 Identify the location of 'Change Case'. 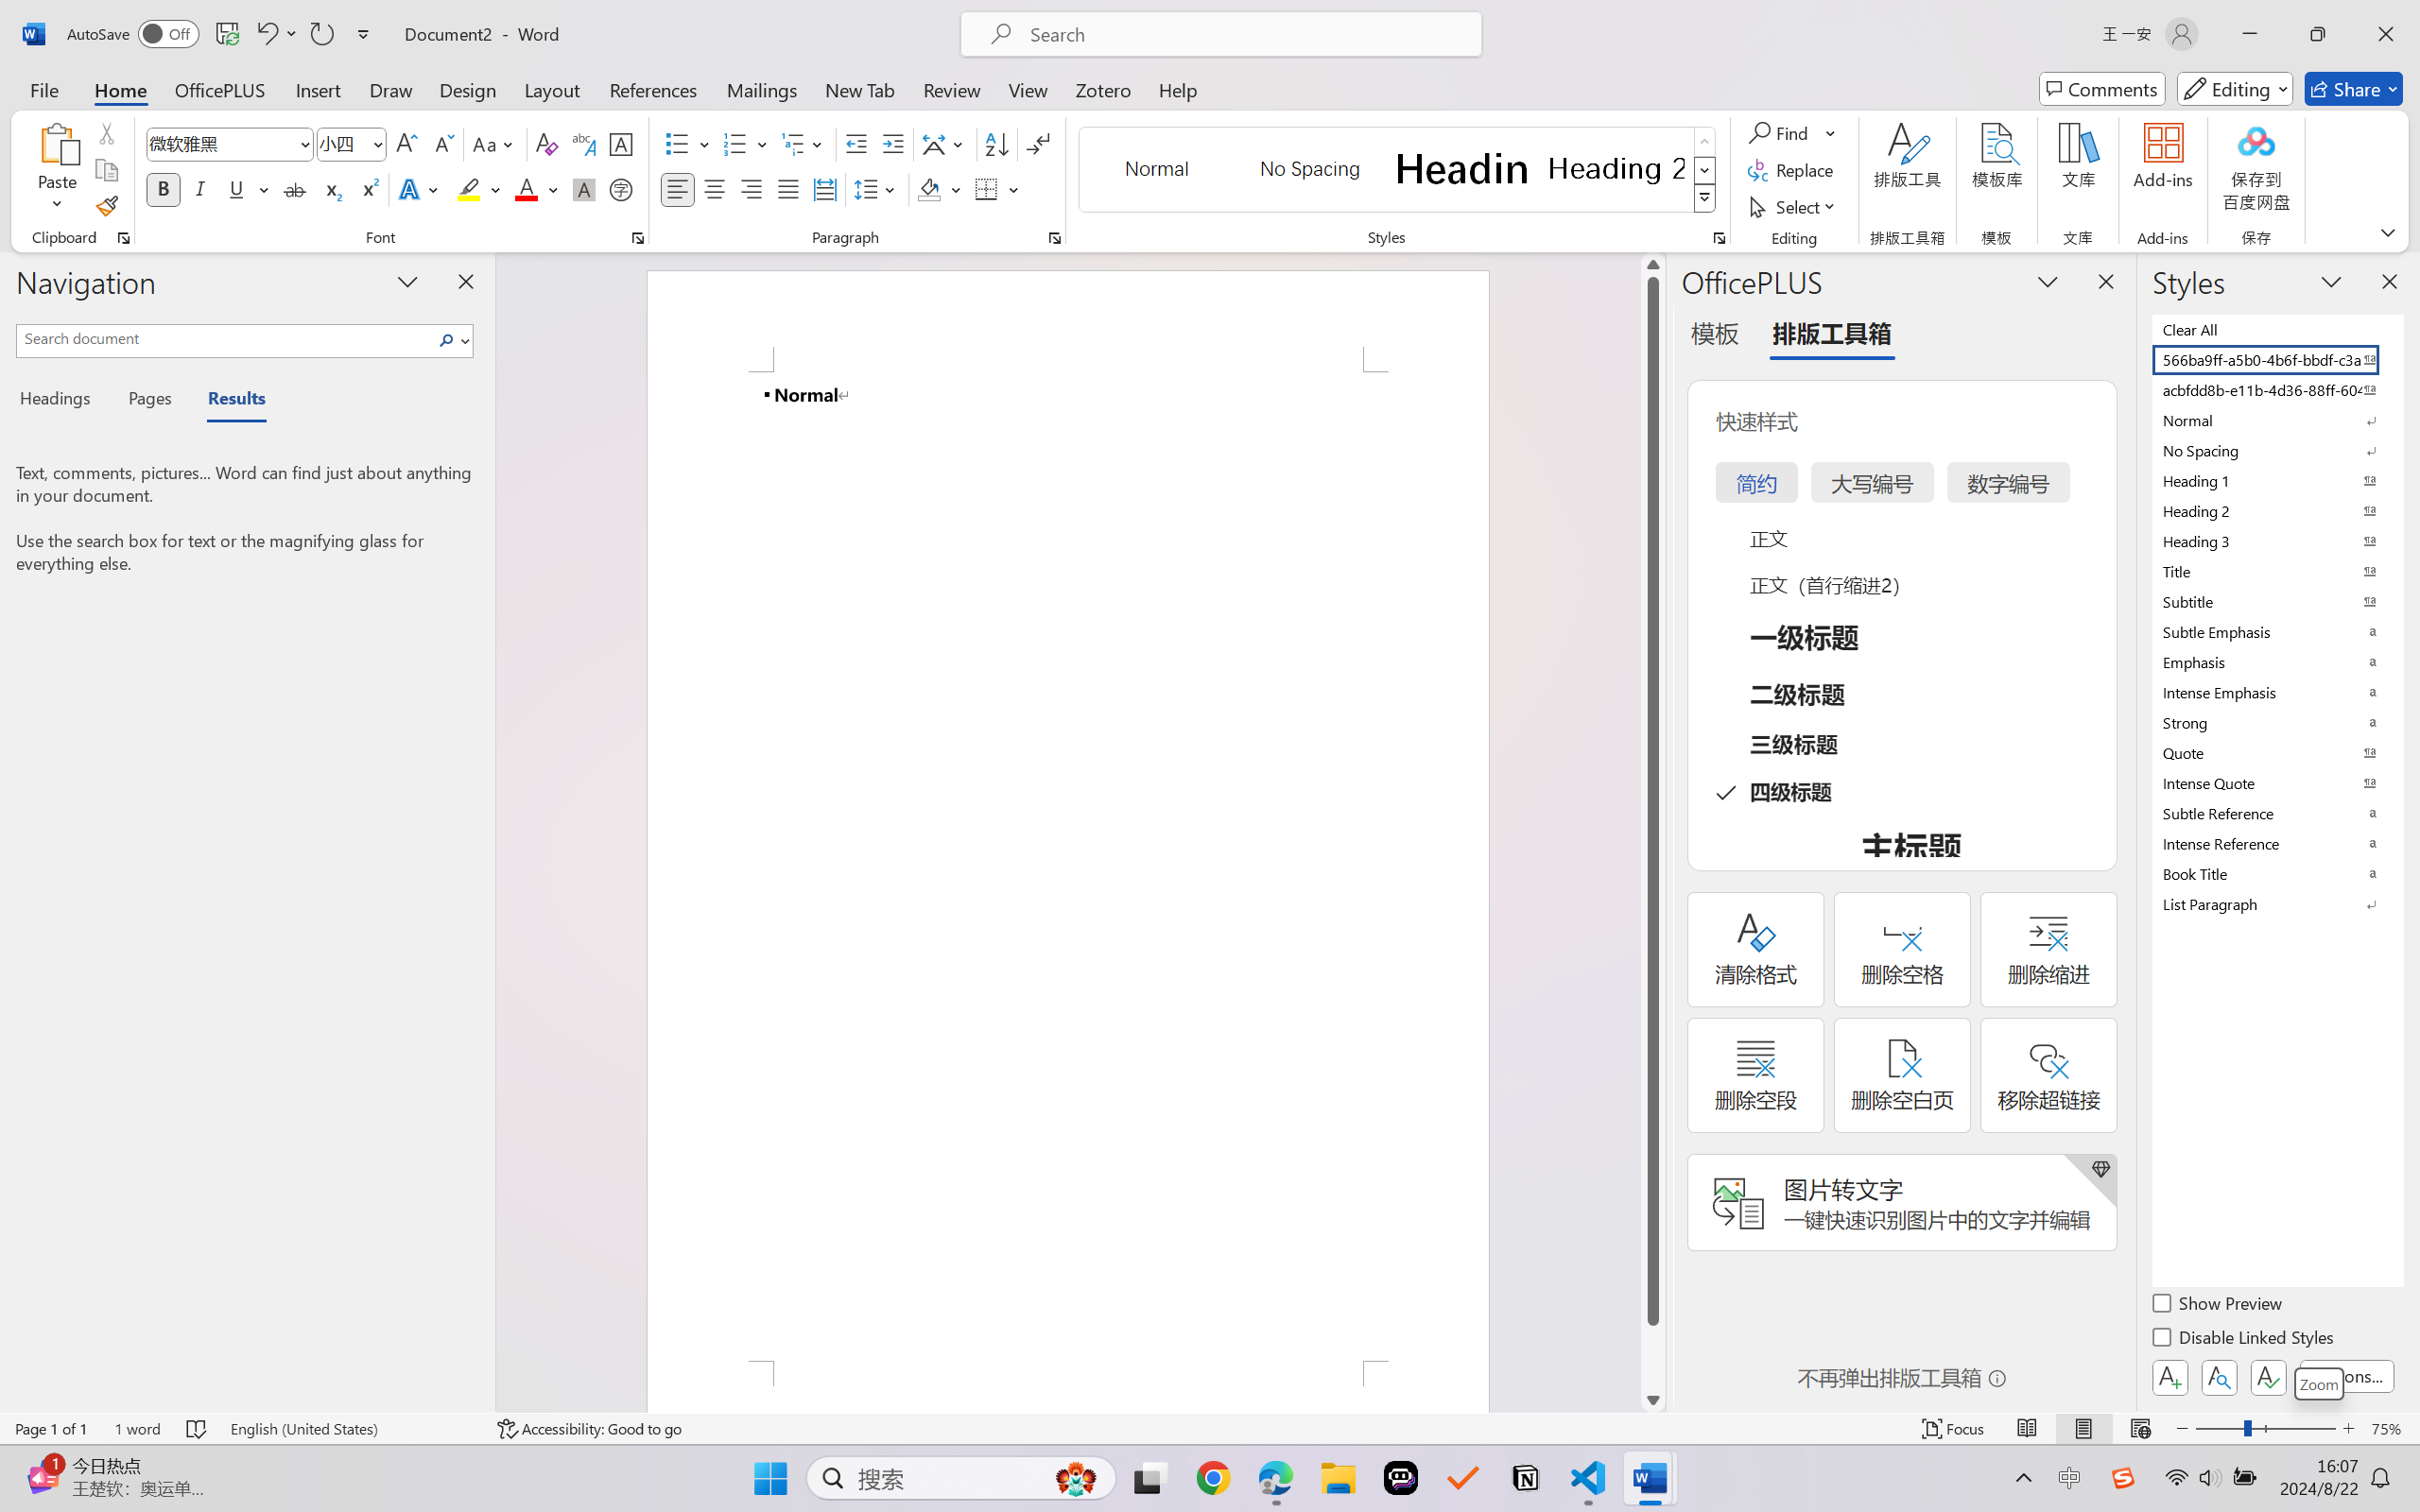
(493, 144).